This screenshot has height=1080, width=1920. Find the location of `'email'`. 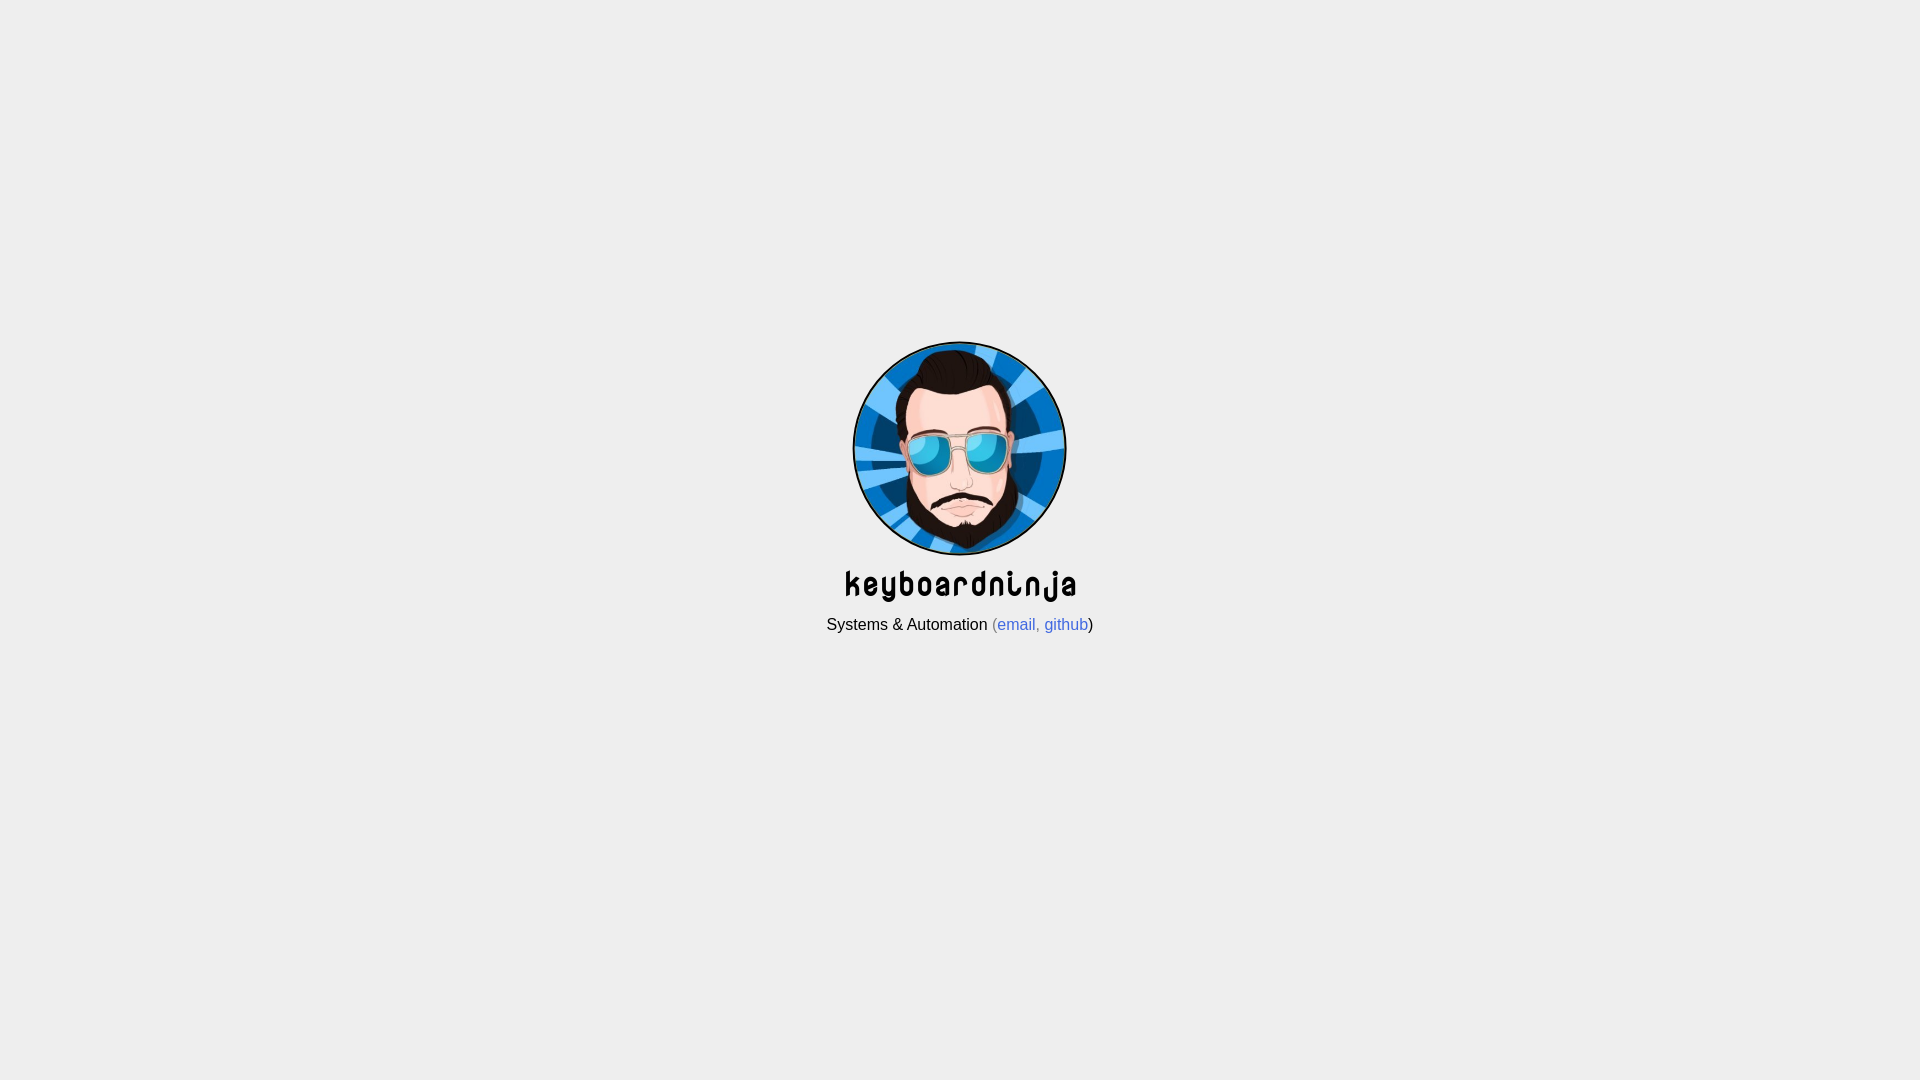

'email' is located at coordinates (997, 623).